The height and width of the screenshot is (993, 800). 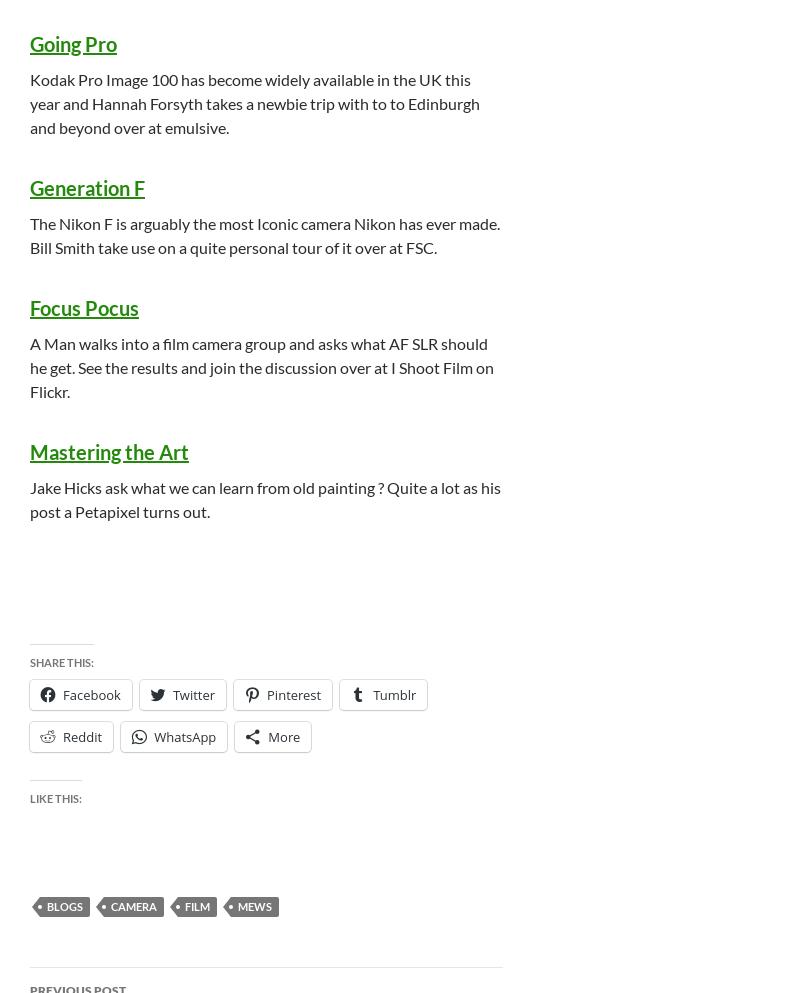 I want to click on 'More', so click(x=284, y=736).